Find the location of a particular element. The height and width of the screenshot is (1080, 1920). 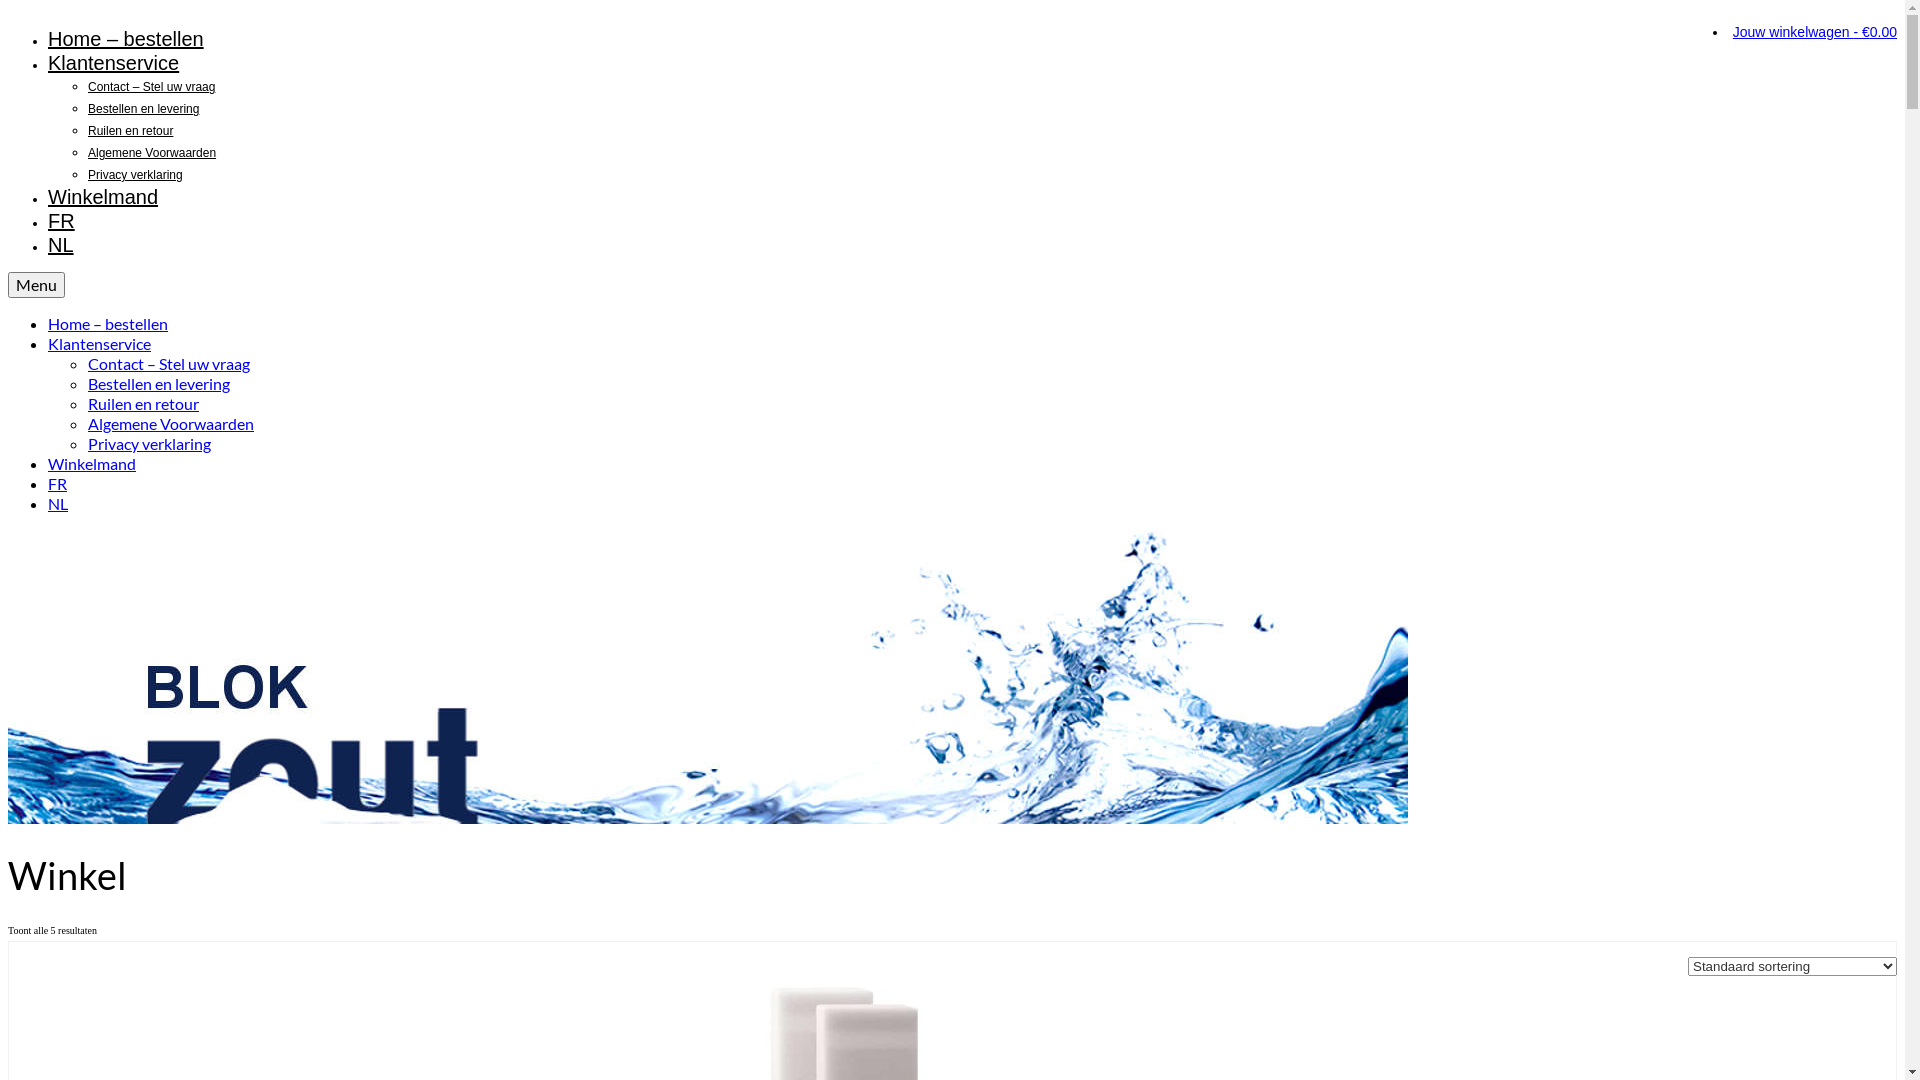

'Menu' is located at coordinates (36, 285).